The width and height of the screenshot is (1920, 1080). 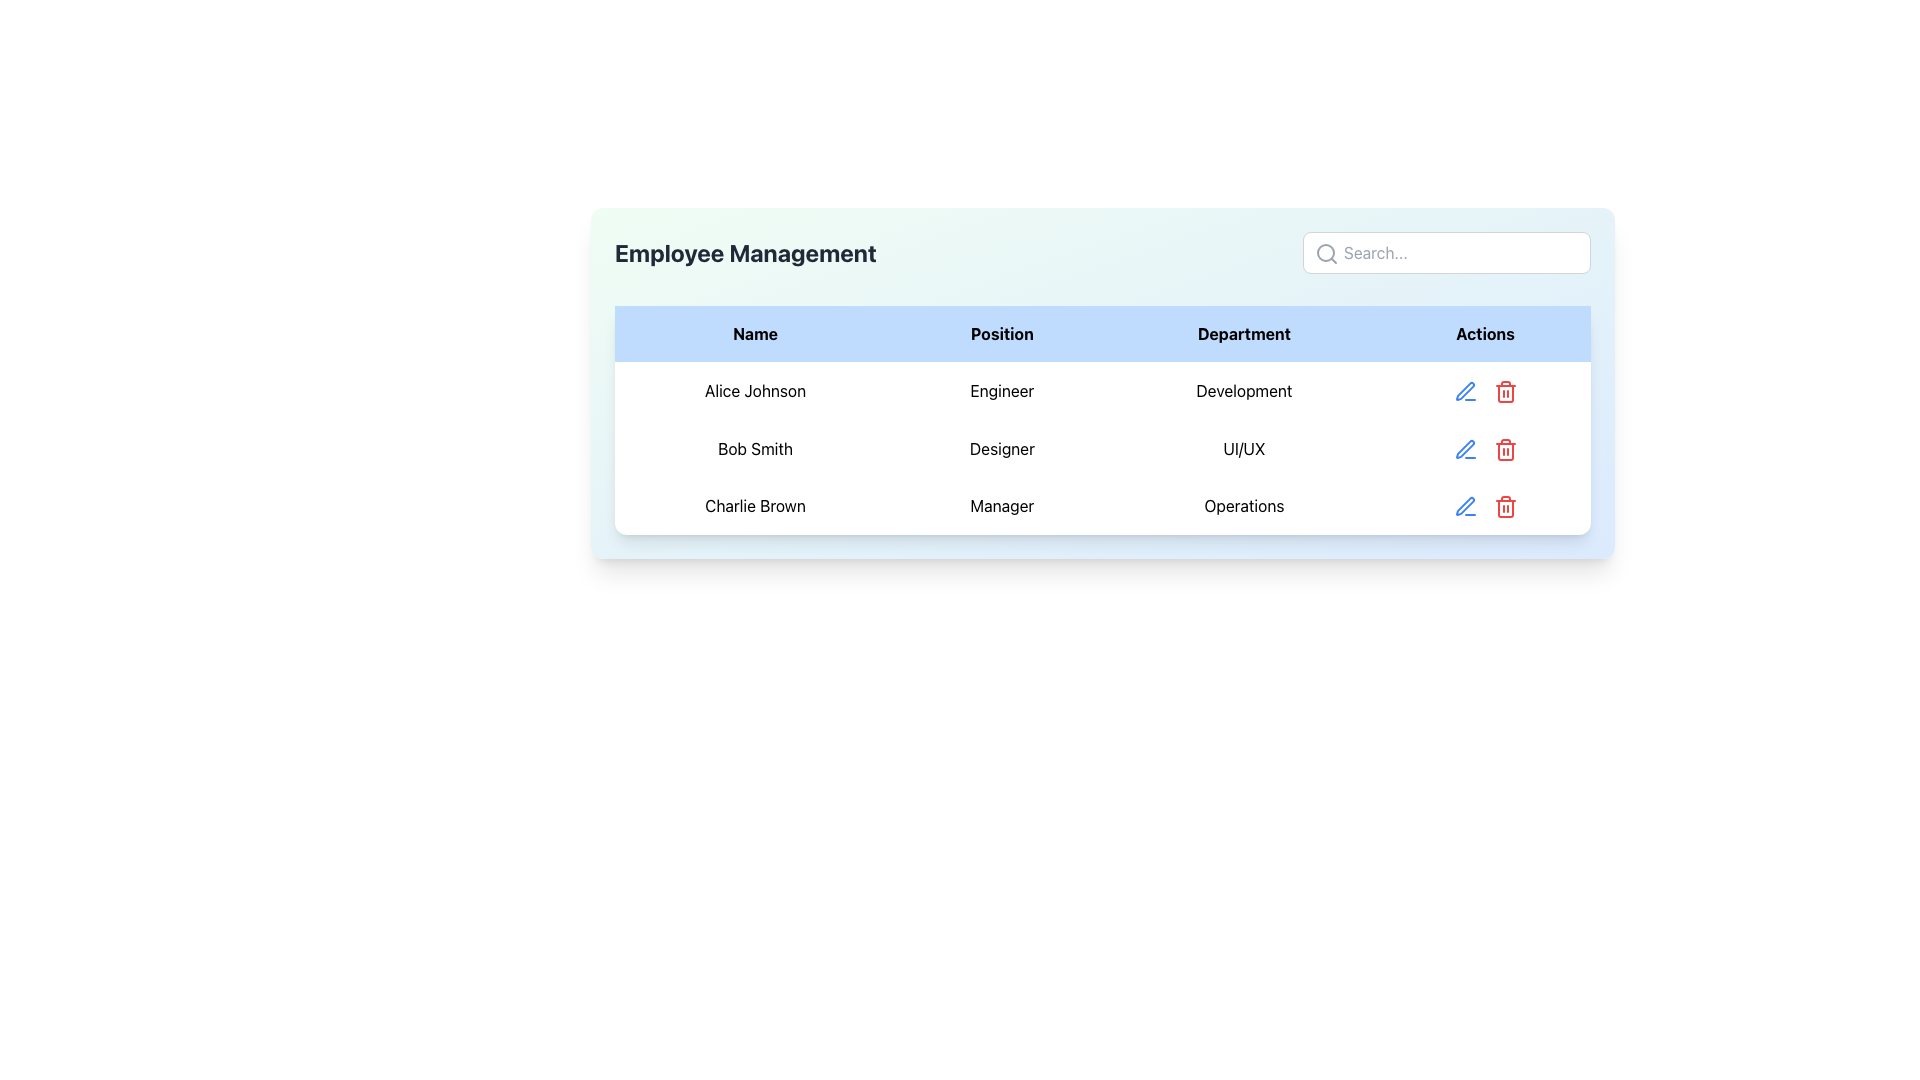 What do you see at coordinates (1243, 447) in the screenshot?
I see `department field text (UI/UX) associated with the 'Bob Smith' row in the employee management table, located in the third cell of that row` at bounding box center [1243, 447].